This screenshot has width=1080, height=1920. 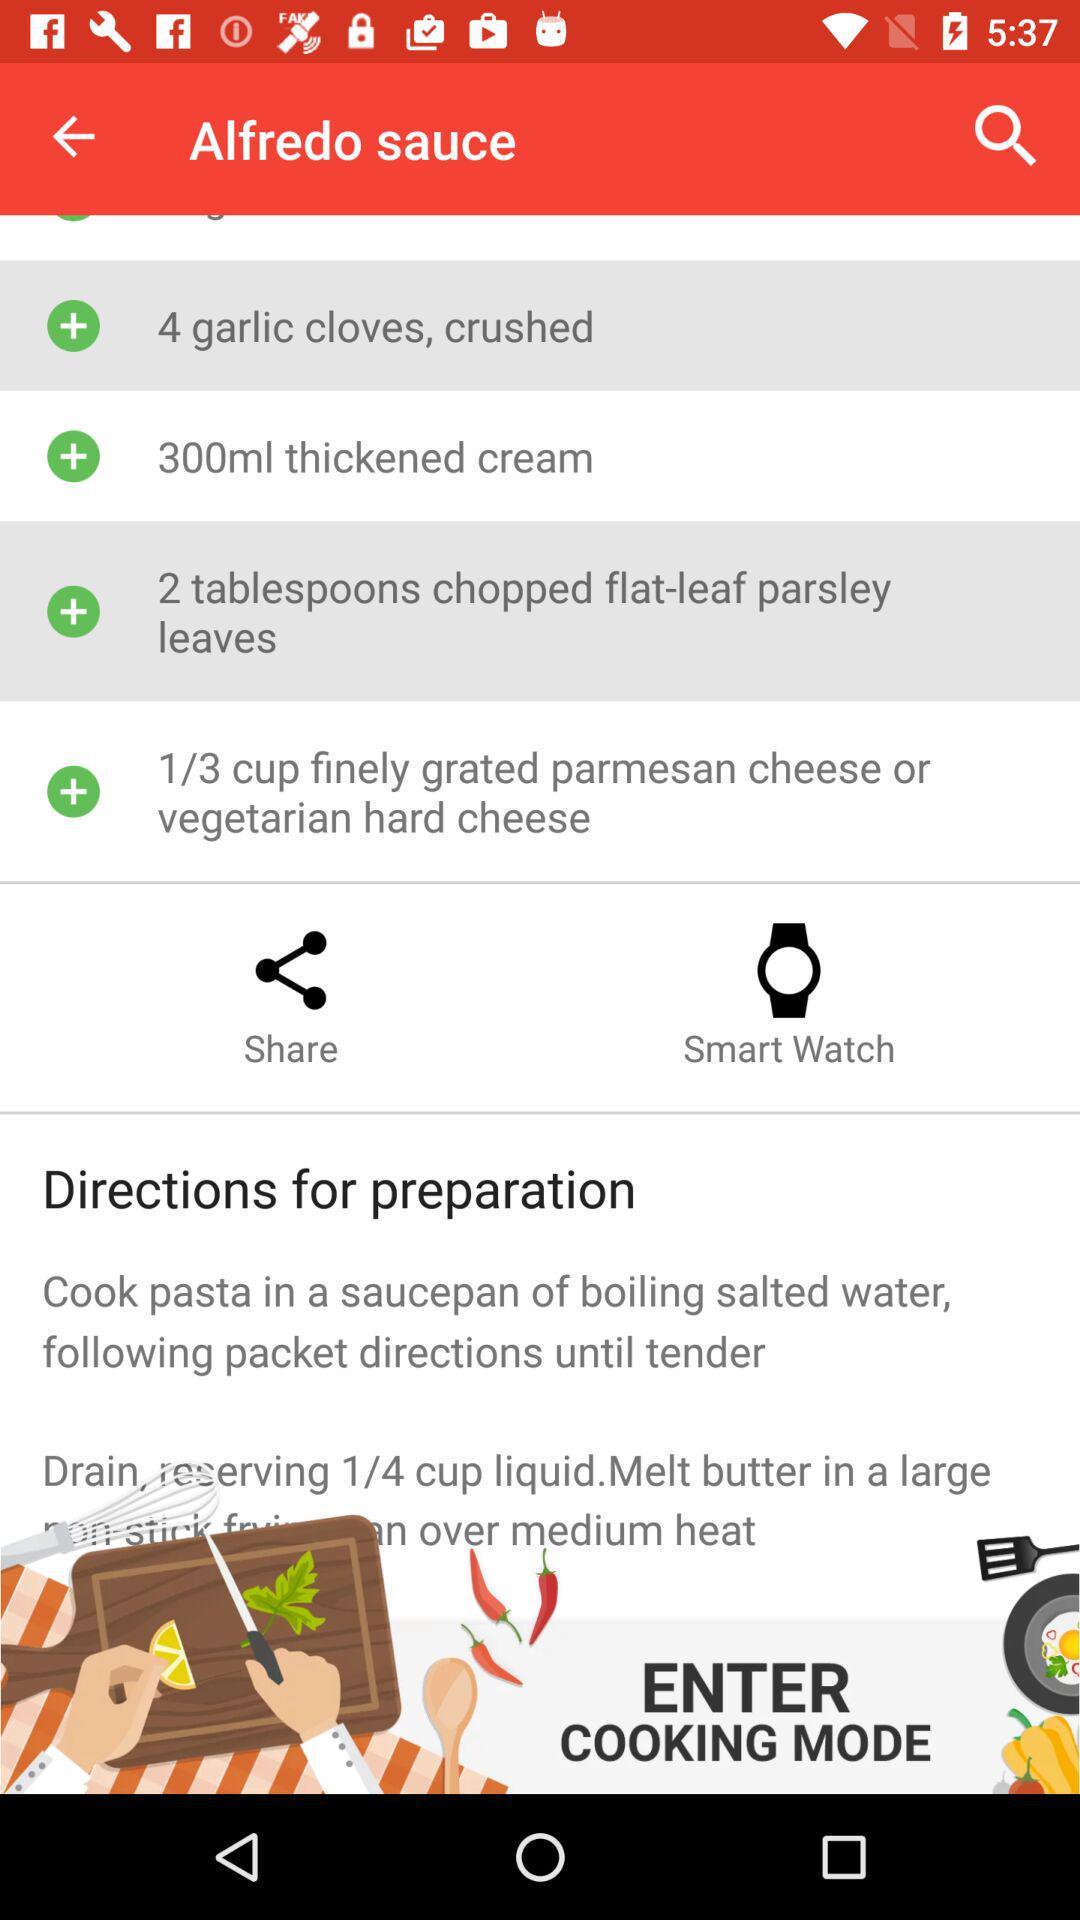 What do you see at coordinates (72, 135) in the screenshot?
I see `the item to the left of alfredo sauce icon` at bounding box center [72, 135].